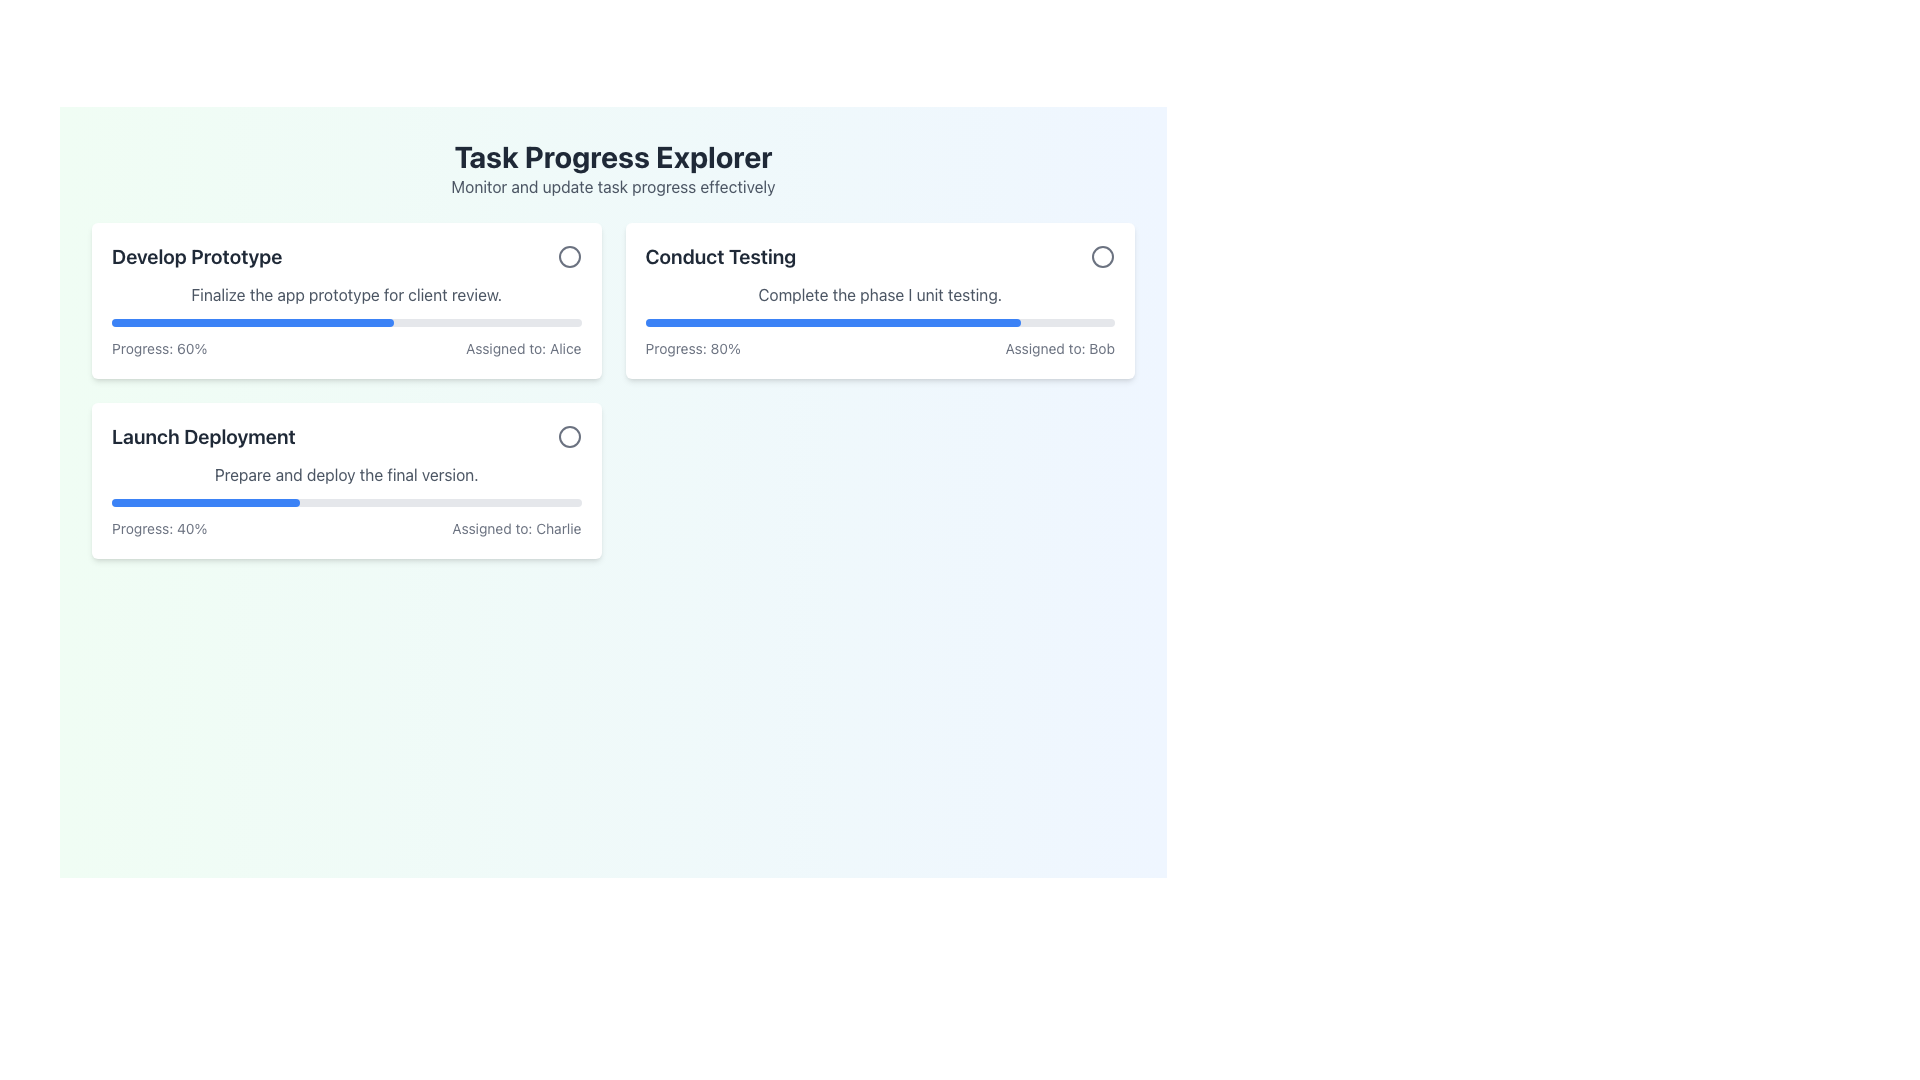 The width and height of the screenshot is (1920, 1080). What do you see at coordinates (612, 168) in the screenshot?
I see `the text header section located at the top center of the interface, which provides a title and brief description about task progress management functionalities` at bounding box center [612, 168].